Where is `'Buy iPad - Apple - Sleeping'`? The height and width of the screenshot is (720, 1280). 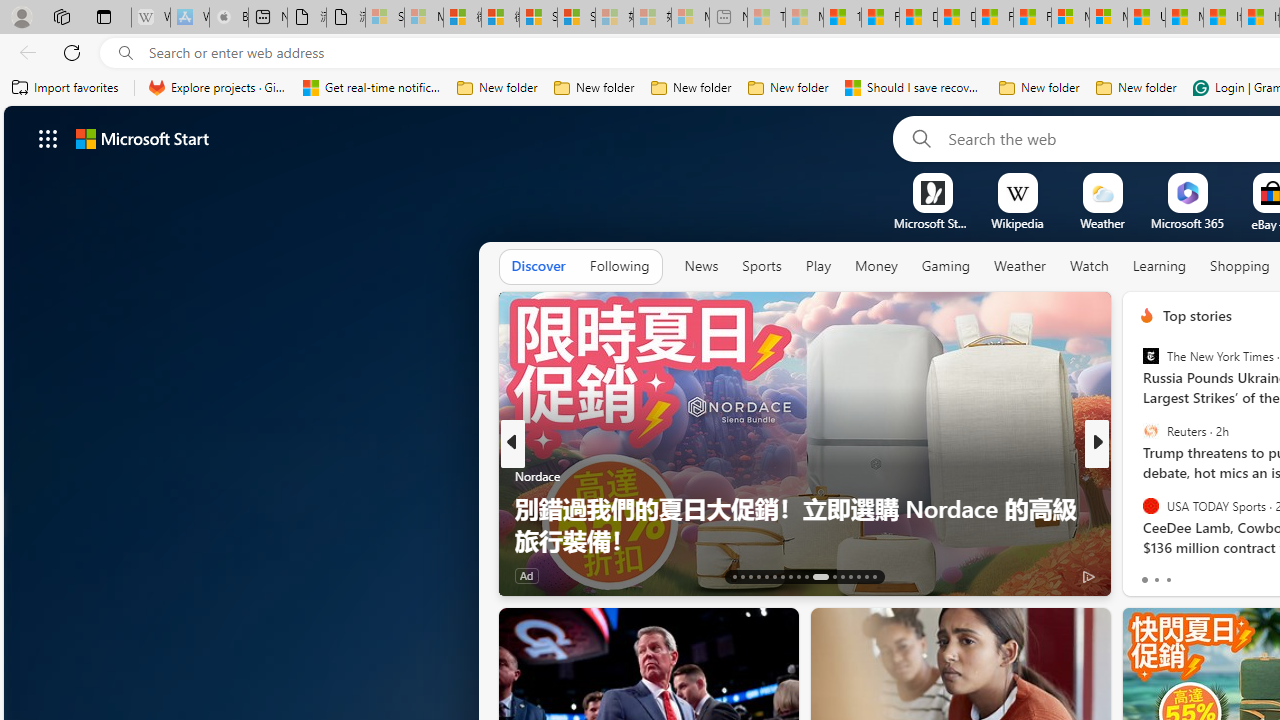
'Buy iPad - Apple - Sleeping' is located at coordinates (229, 17).